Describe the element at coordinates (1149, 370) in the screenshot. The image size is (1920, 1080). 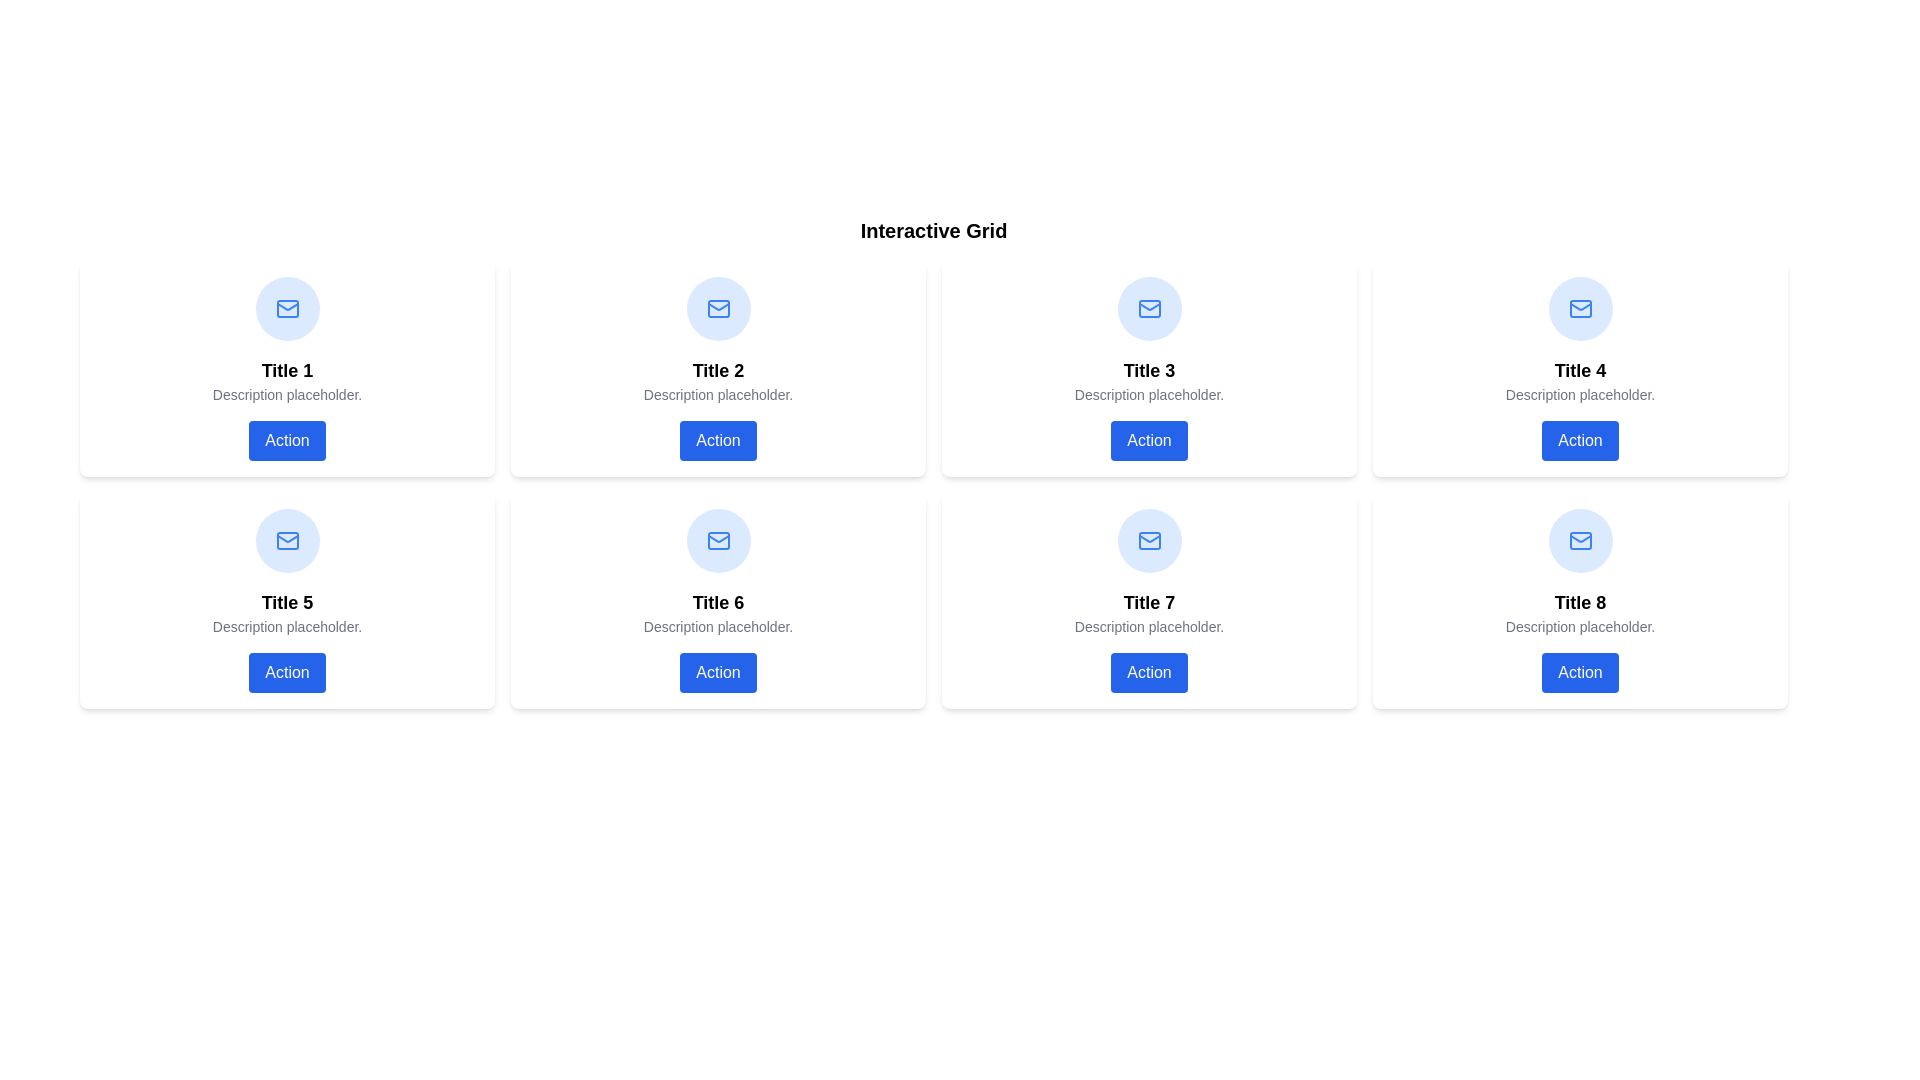
I see `text of the title element located in the third card of the top row in the grid layout, which serves as a primary identifier for the card's content` at that location.